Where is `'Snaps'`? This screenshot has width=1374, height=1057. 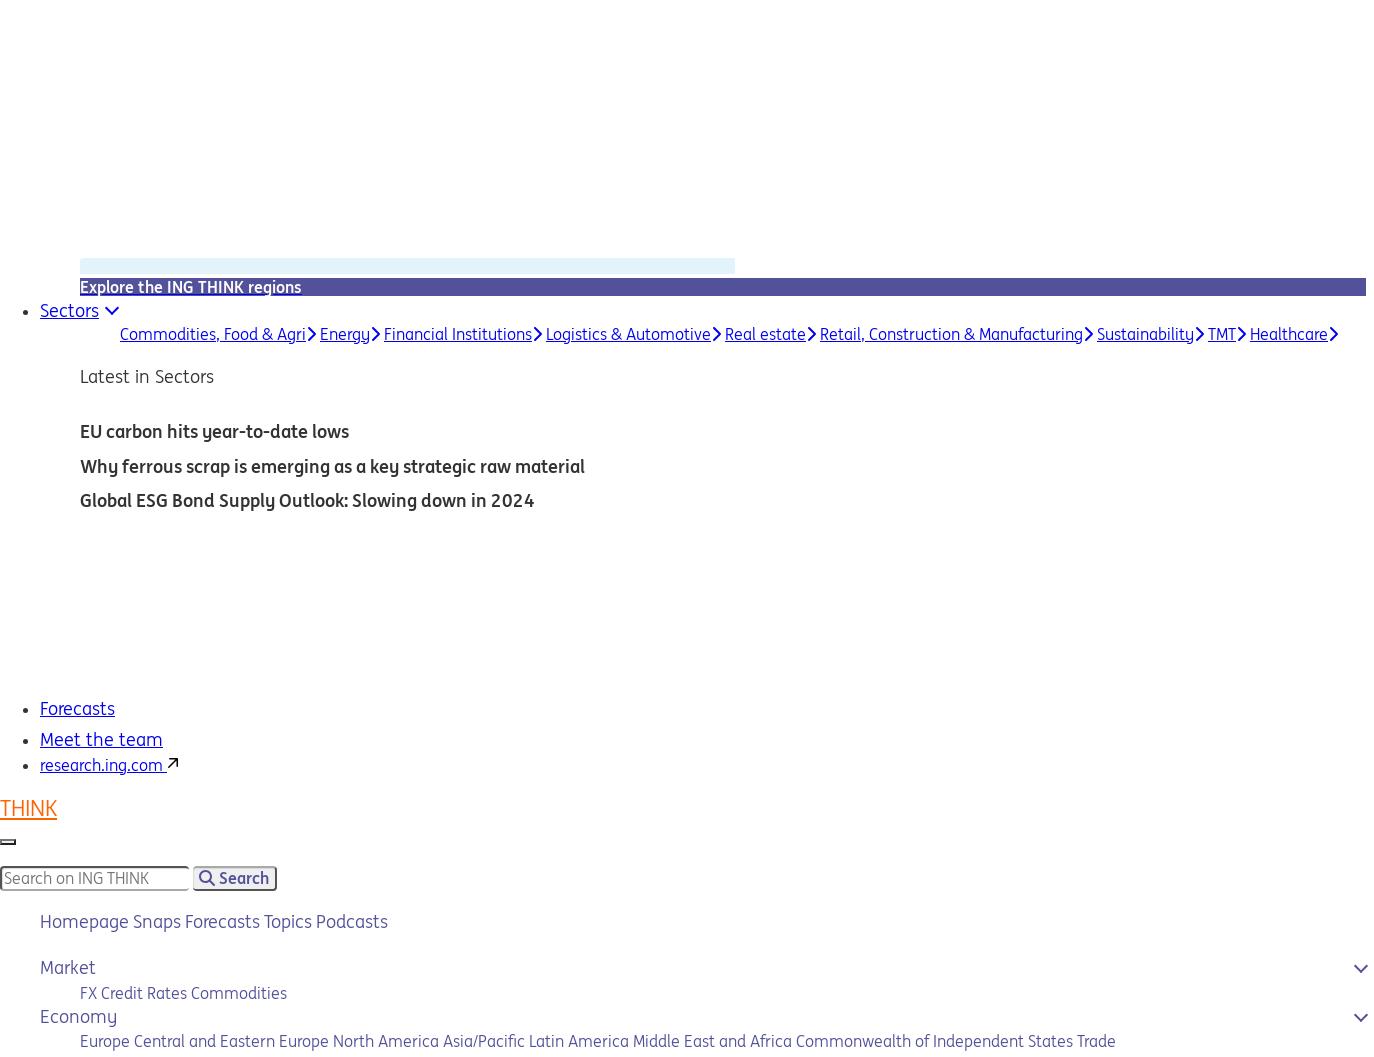 'Snaps' is located at coordinates (156, 920).